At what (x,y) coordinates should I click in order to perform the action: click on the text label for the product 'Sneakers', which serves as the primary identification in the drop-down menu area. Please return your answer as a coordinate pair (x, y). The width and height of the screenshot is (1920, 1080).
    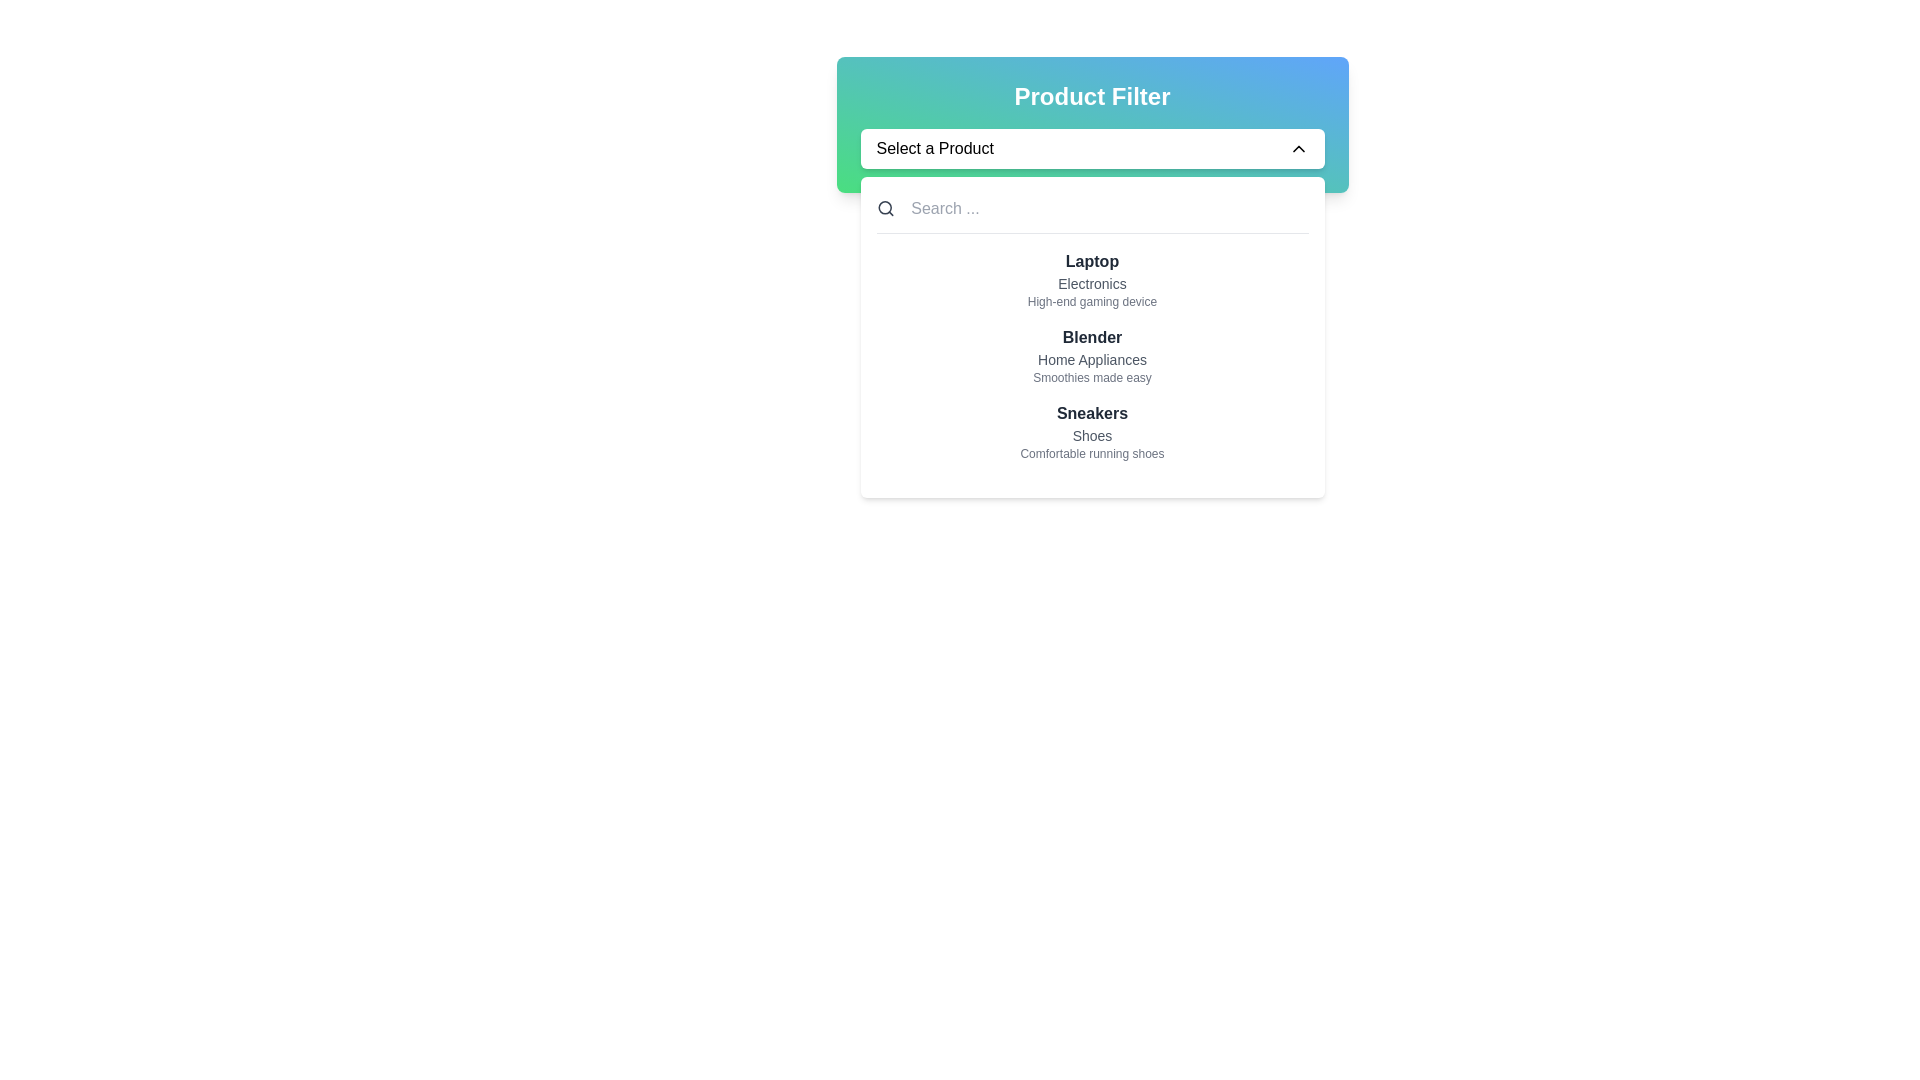
    Looking at the image, I should click on (1091, 412).